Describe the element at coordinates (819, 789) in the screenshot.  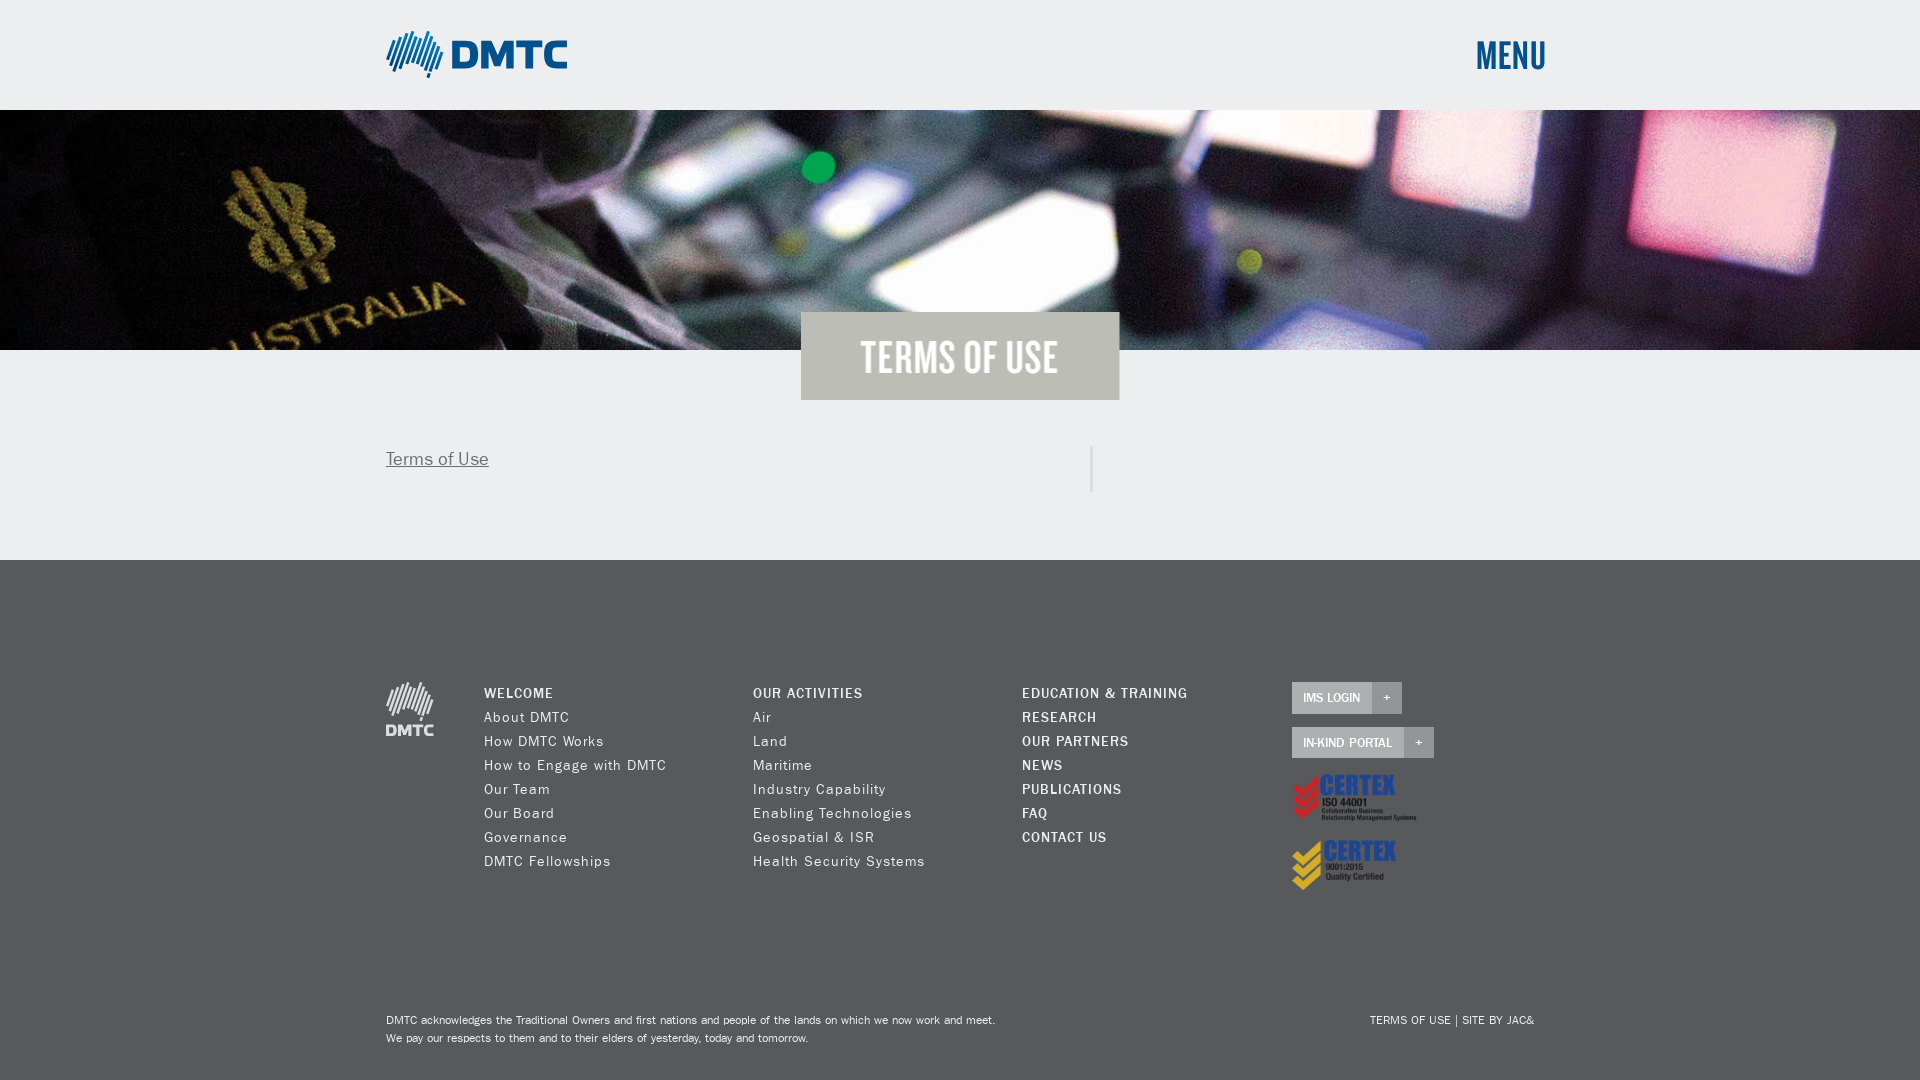
I see `'Industry Capability'` at that location.